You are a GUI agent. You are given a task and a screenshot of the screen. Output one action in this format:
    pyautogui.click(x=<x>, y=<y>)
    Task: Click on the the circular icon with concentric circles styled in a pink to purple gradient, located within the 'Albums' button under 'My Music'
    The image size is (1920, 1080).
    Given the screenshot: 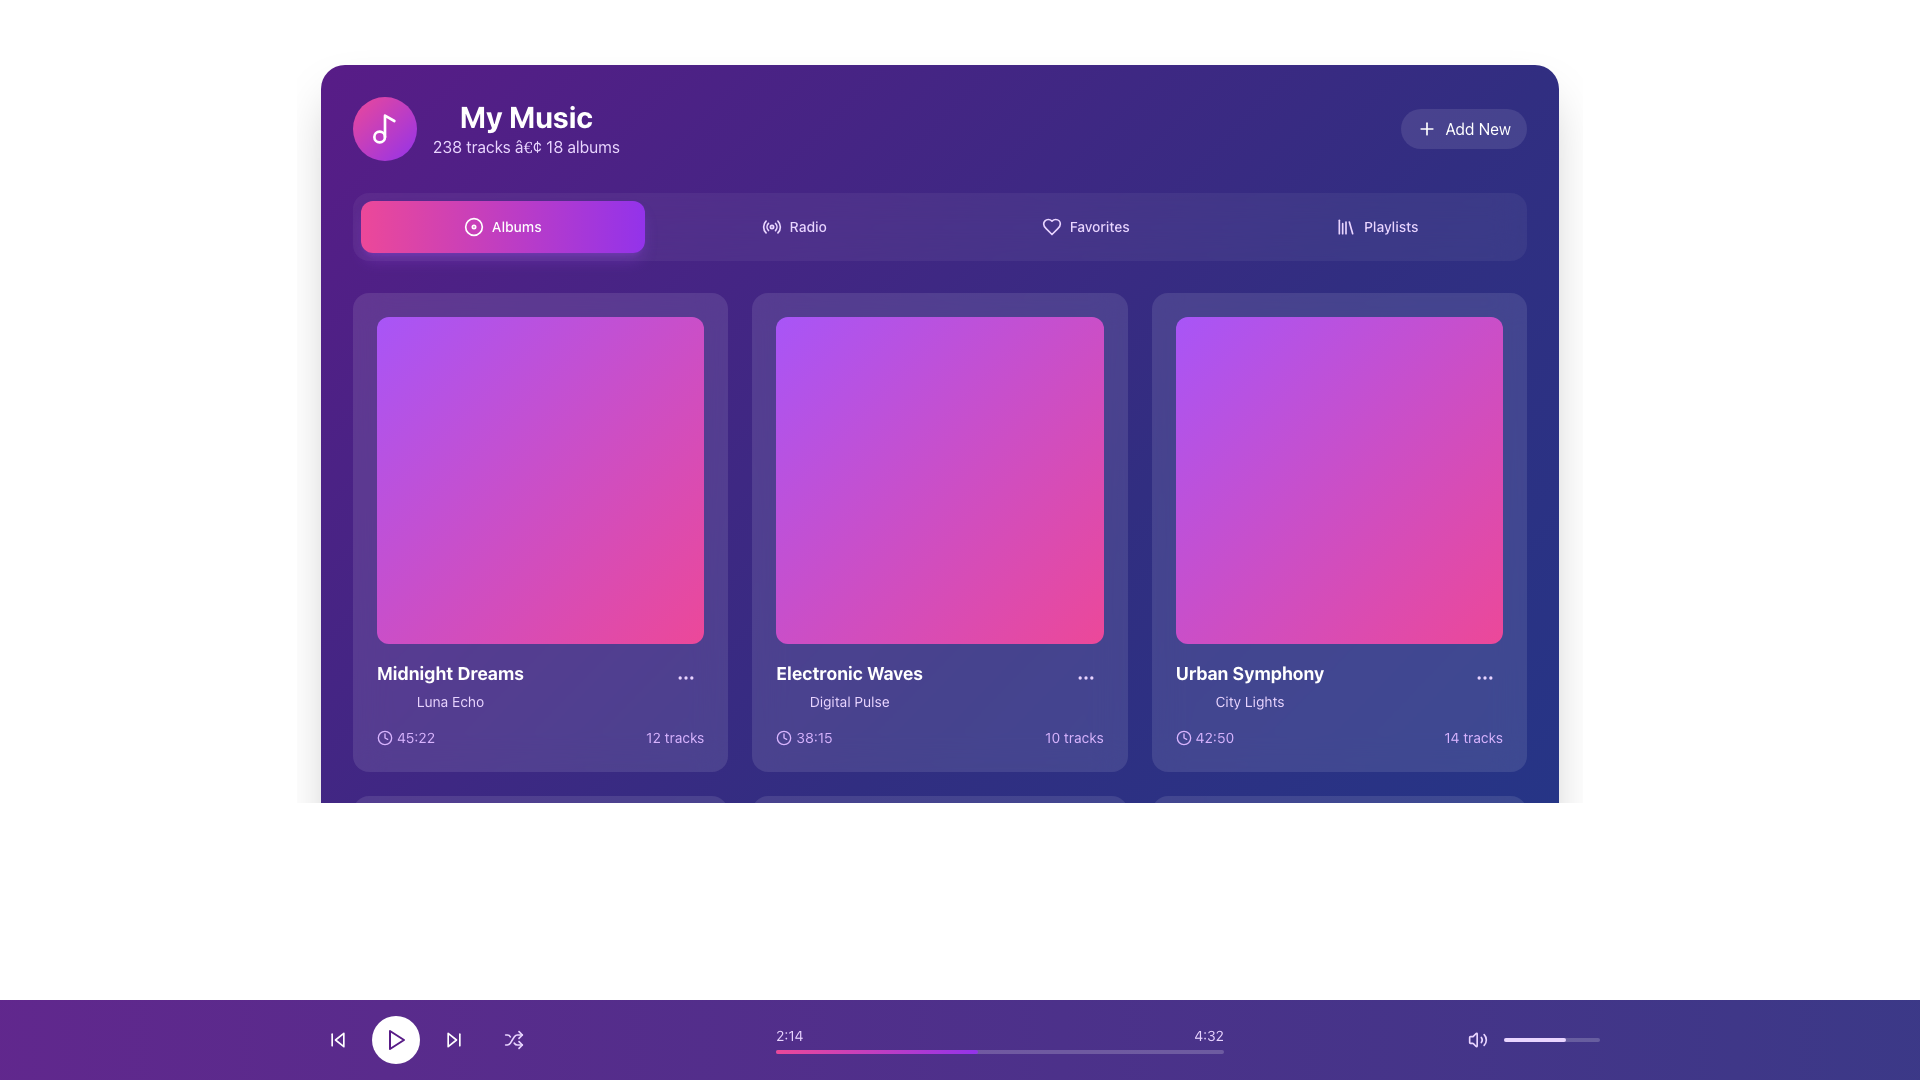 What is the action you would take?
    pyautogui.click(x=472, y=226)
    